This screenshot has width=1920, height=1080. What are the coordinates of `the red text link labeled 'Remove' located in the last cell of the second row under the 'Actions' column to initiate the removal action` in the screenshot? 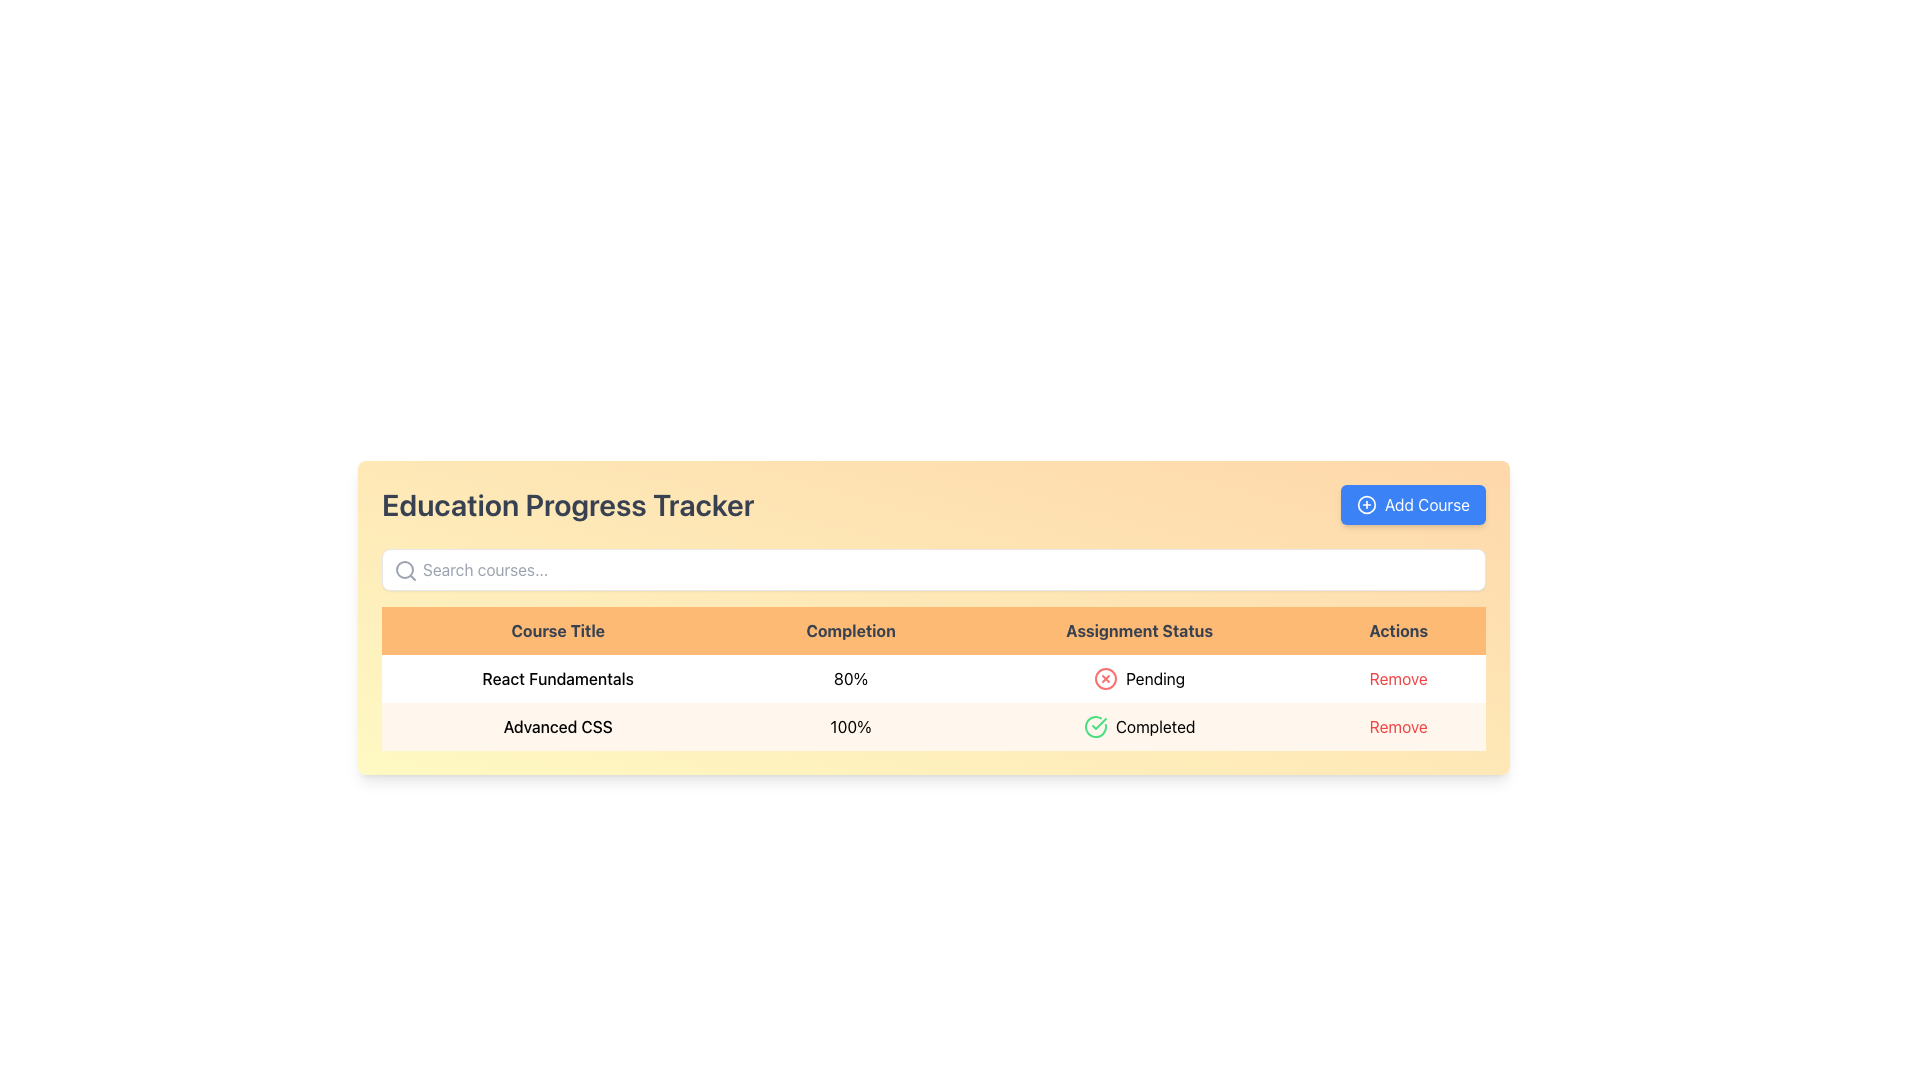 It's located at (1397, 726).